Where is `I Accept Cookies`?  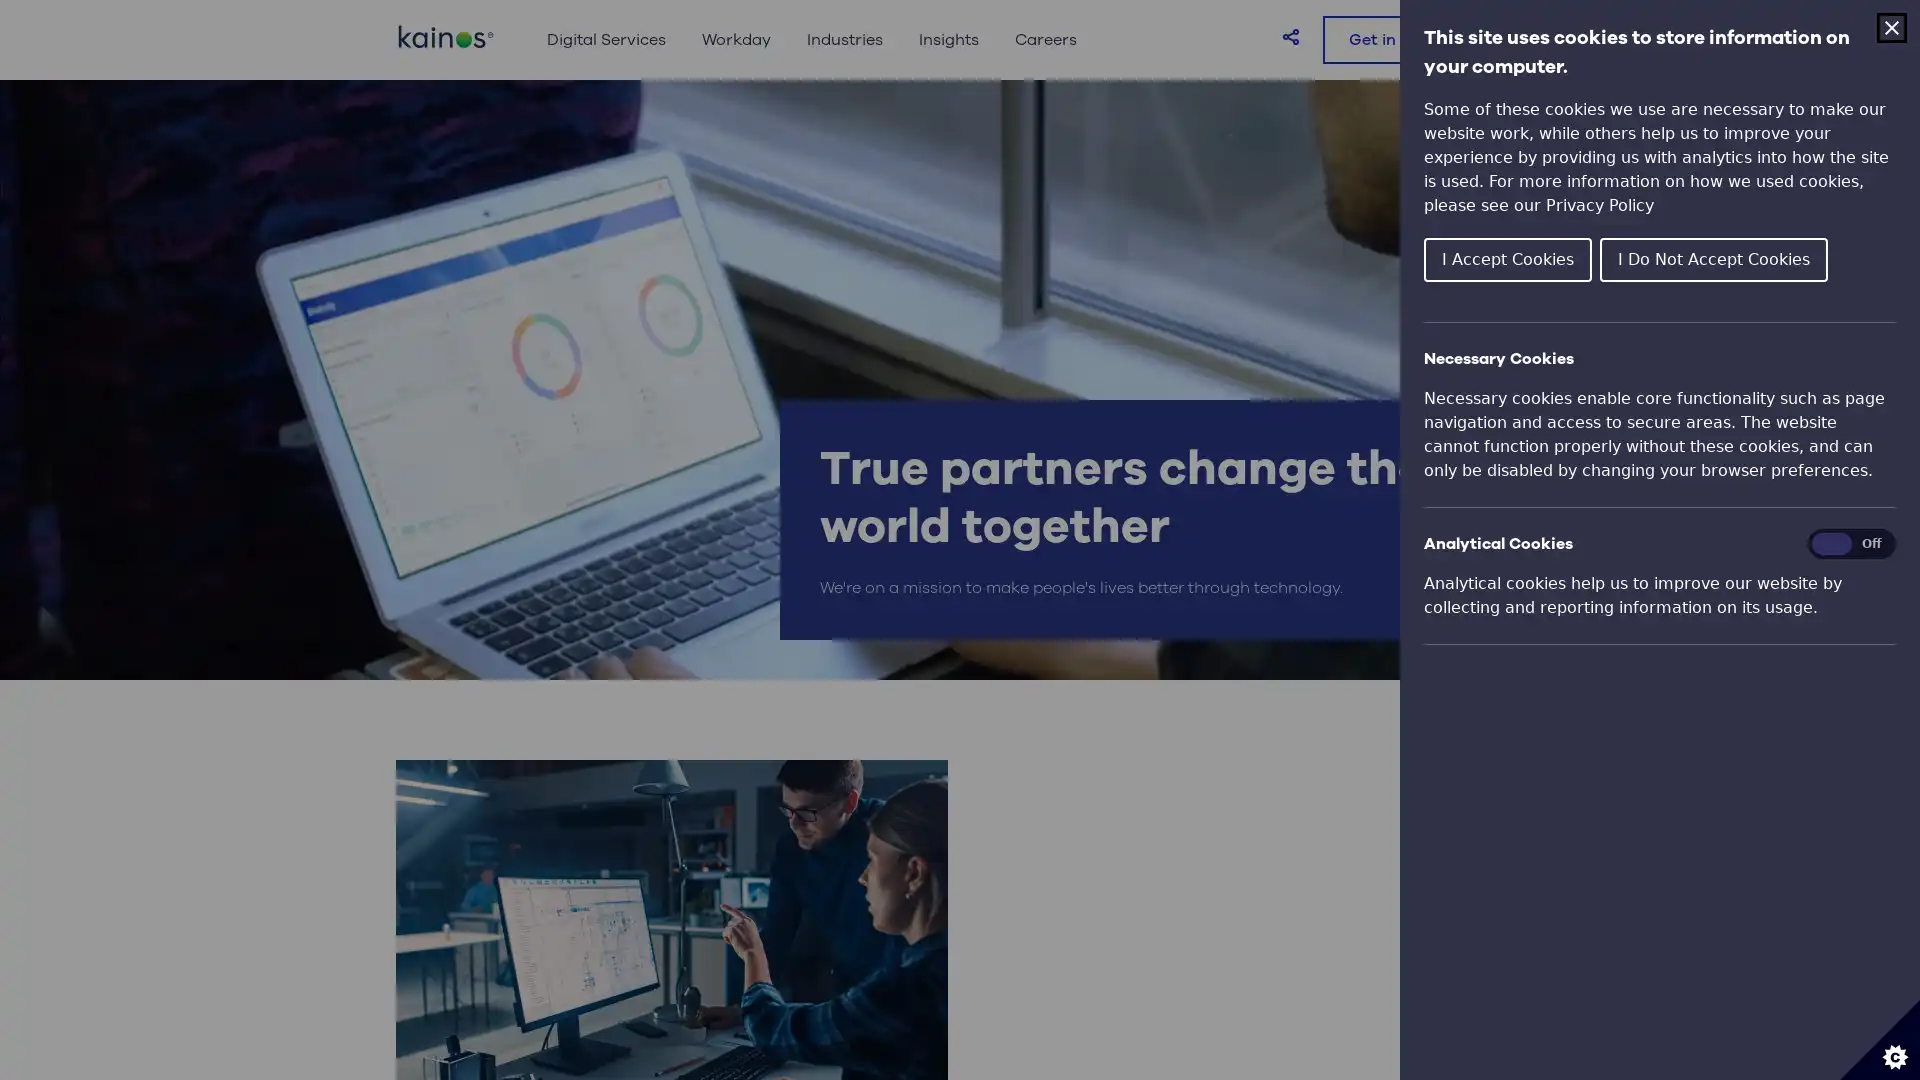 I Accept Cookies is located at coordinates (1507, 257).